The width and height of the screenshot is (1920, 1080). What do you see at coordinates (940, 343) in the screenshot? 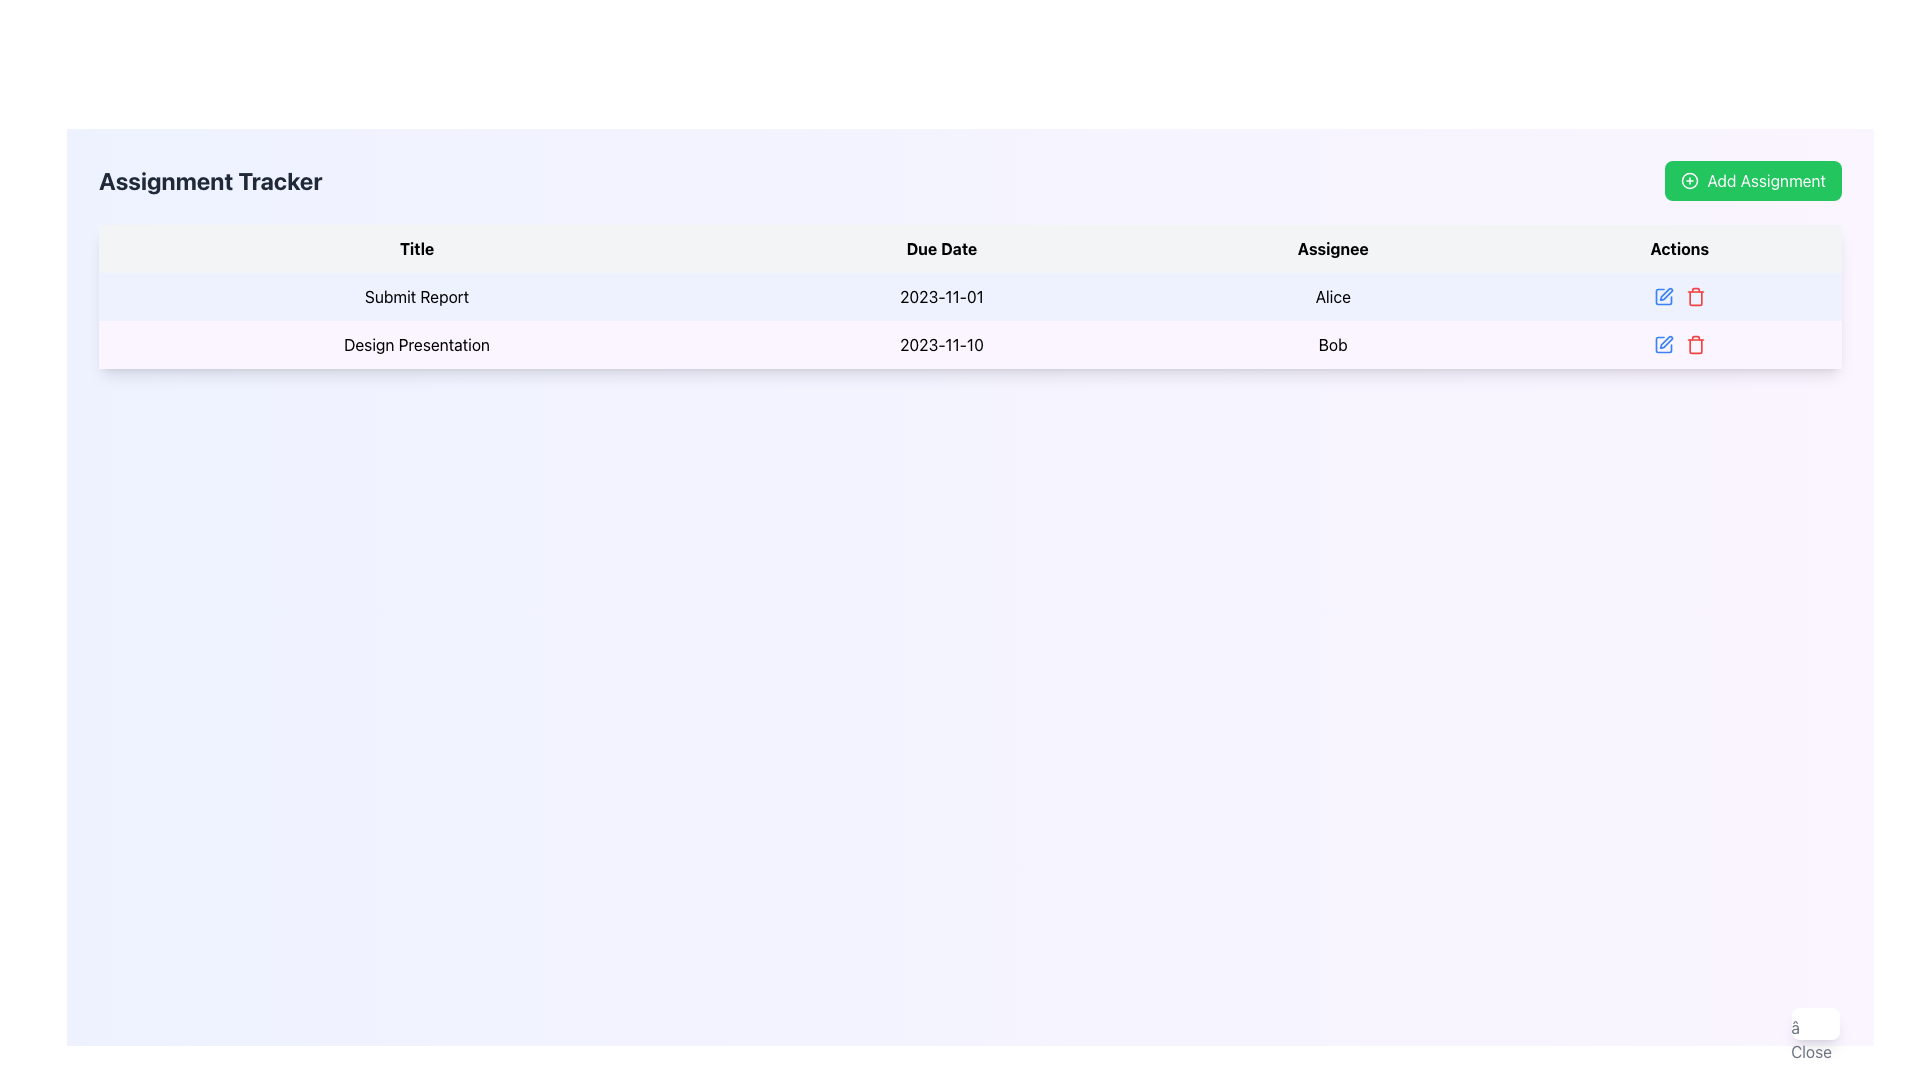
I see `the table cell displaying the date '2023-11-10' in the 'Due Date' column of the second row` at bounding box center [940, 343].